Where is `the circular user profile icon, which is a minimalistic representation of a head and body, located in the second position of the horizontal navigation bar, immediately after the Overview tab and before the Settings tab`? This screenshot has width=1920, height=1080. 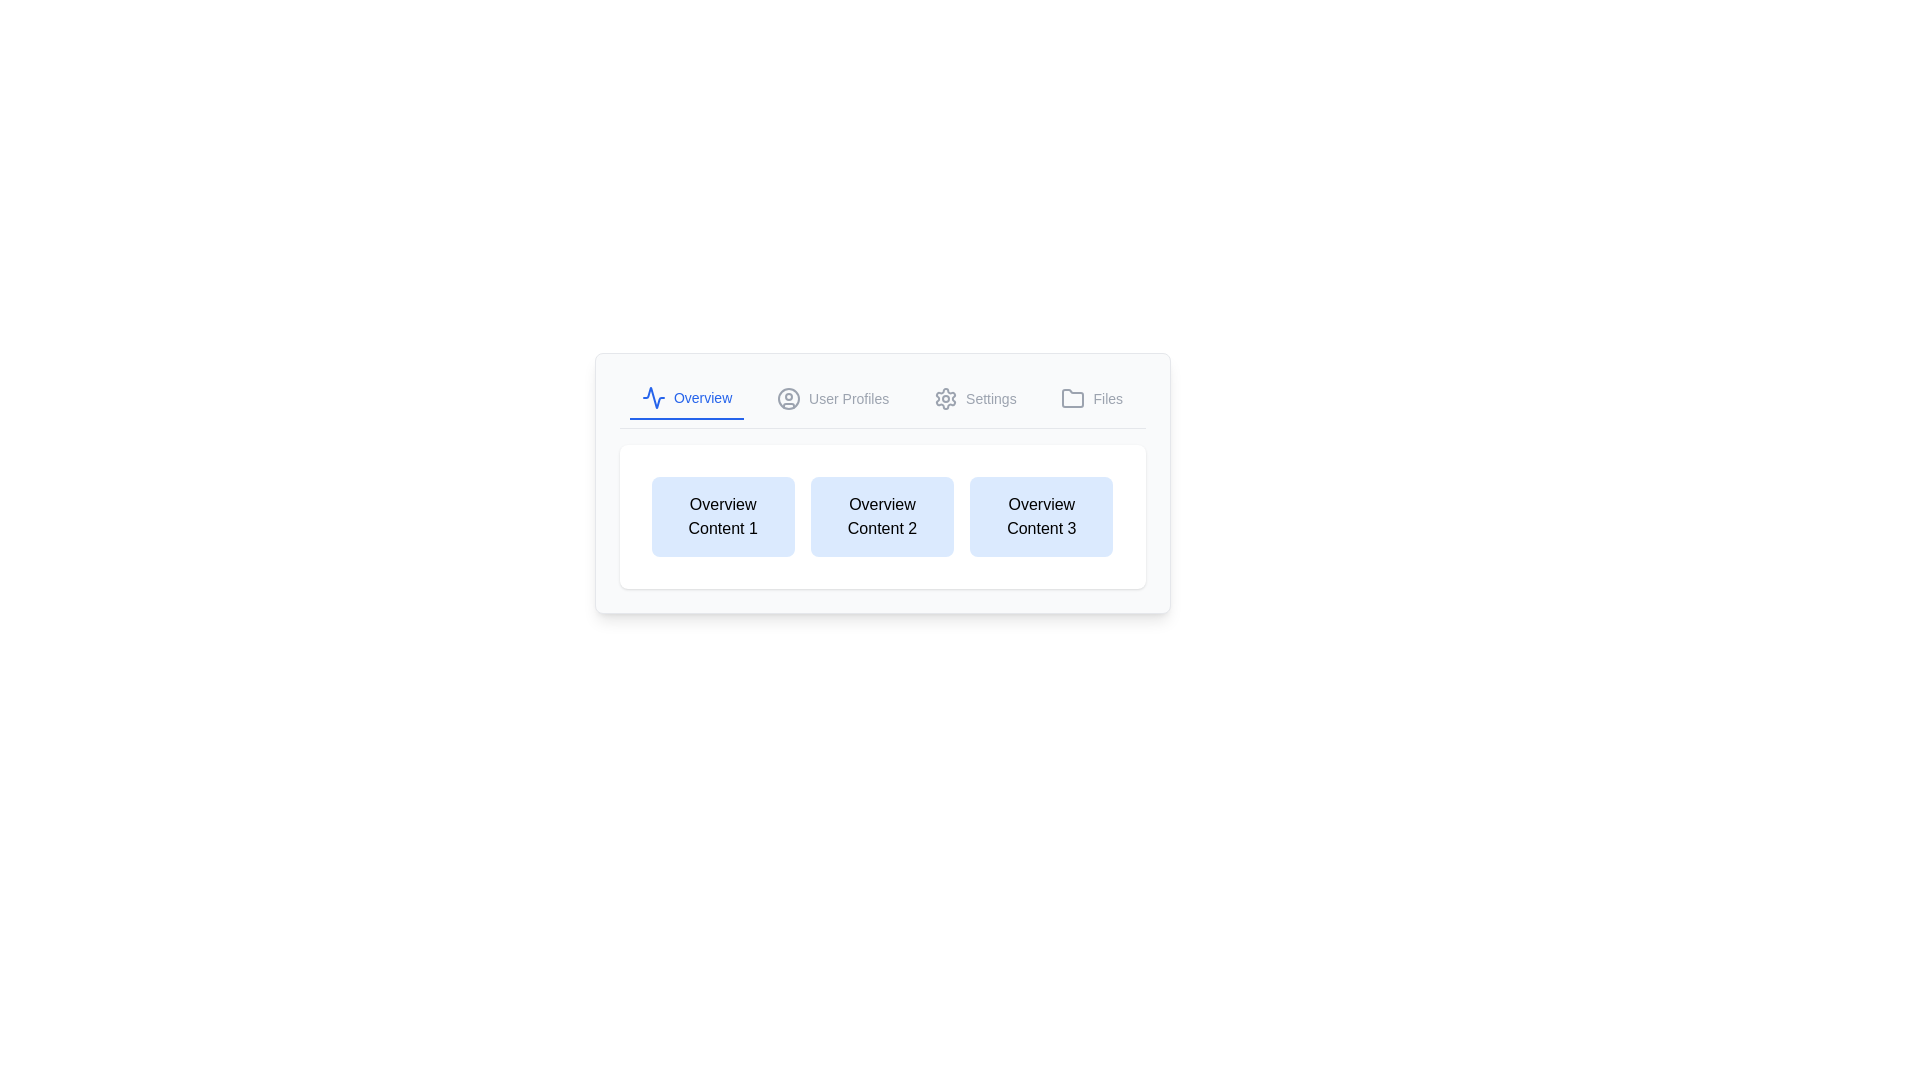
the circular user profile icon, which is a minimalistic representation of a head and body, located in the second position of the horizontal navigation bar, immediately after the Overview tab and before the Settings tab is located at coordinates (788, 398).